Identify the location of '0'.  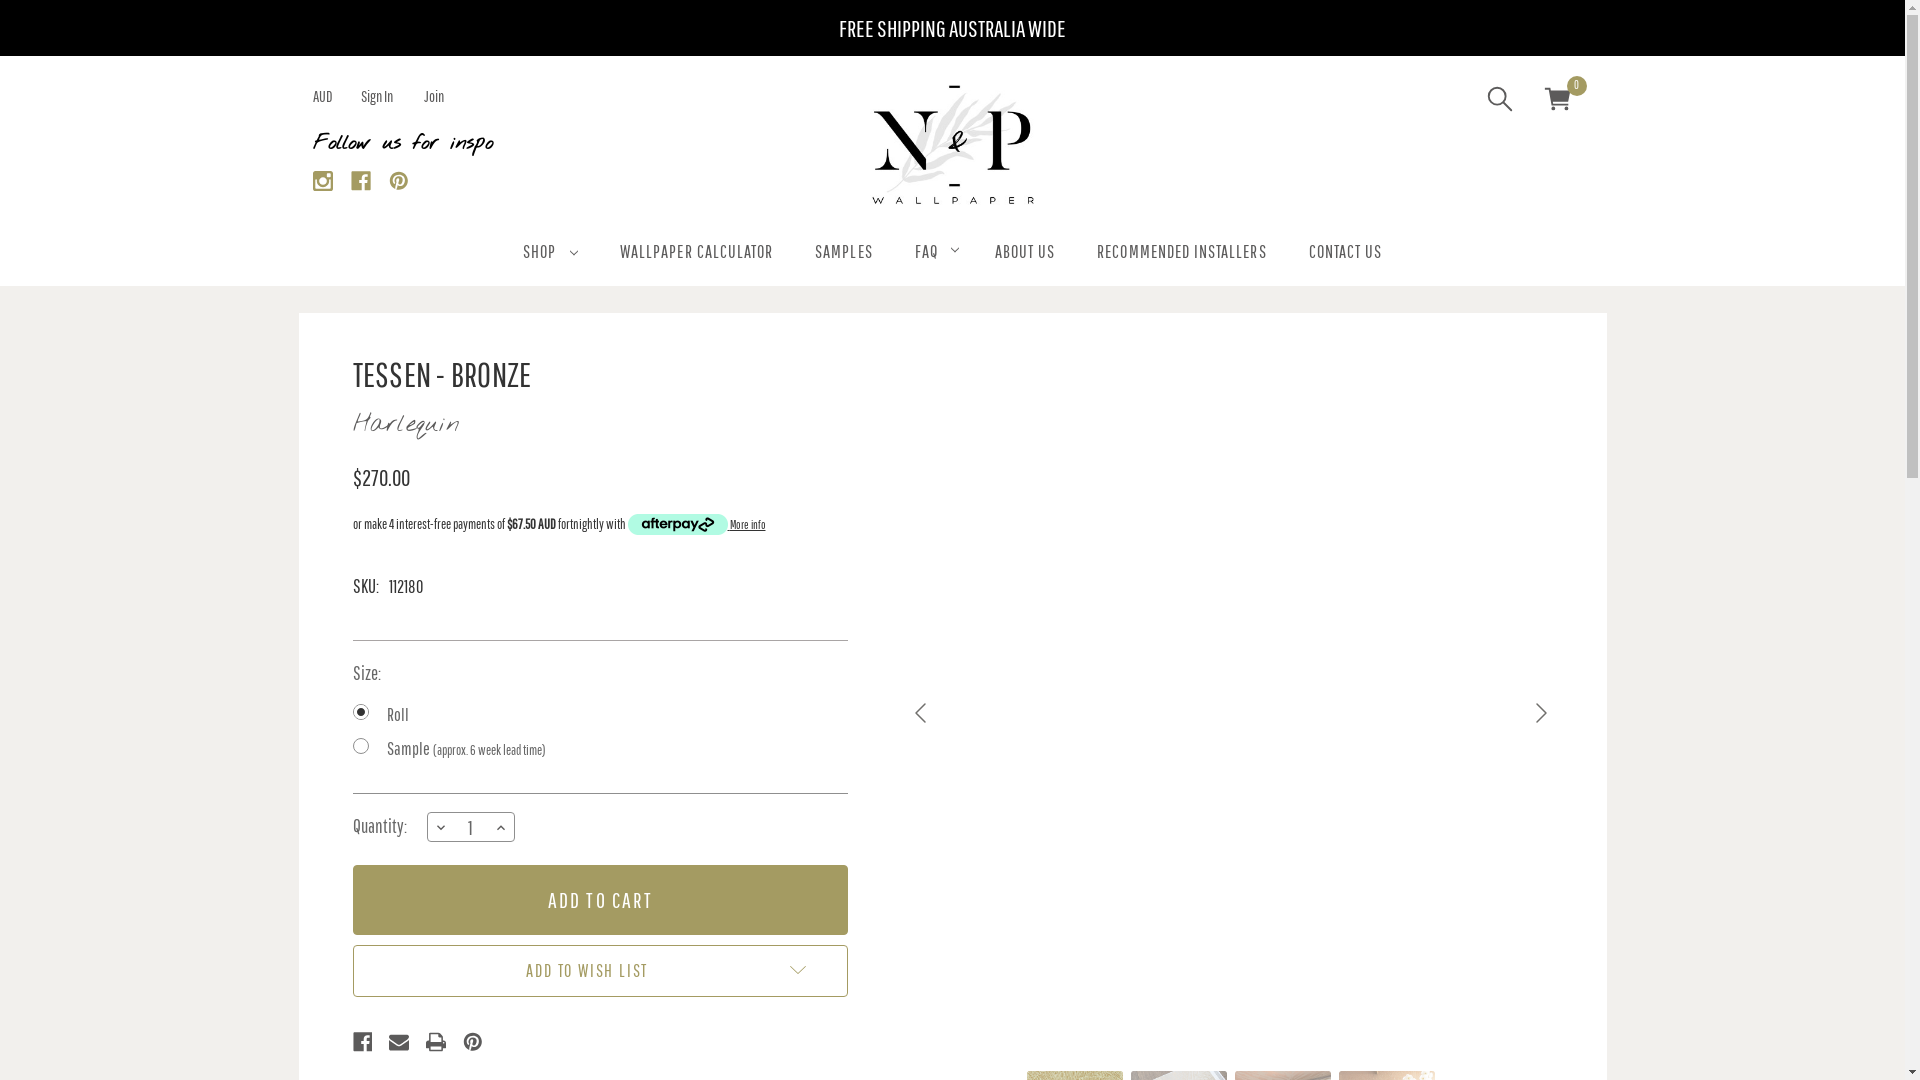
(1555, 101).